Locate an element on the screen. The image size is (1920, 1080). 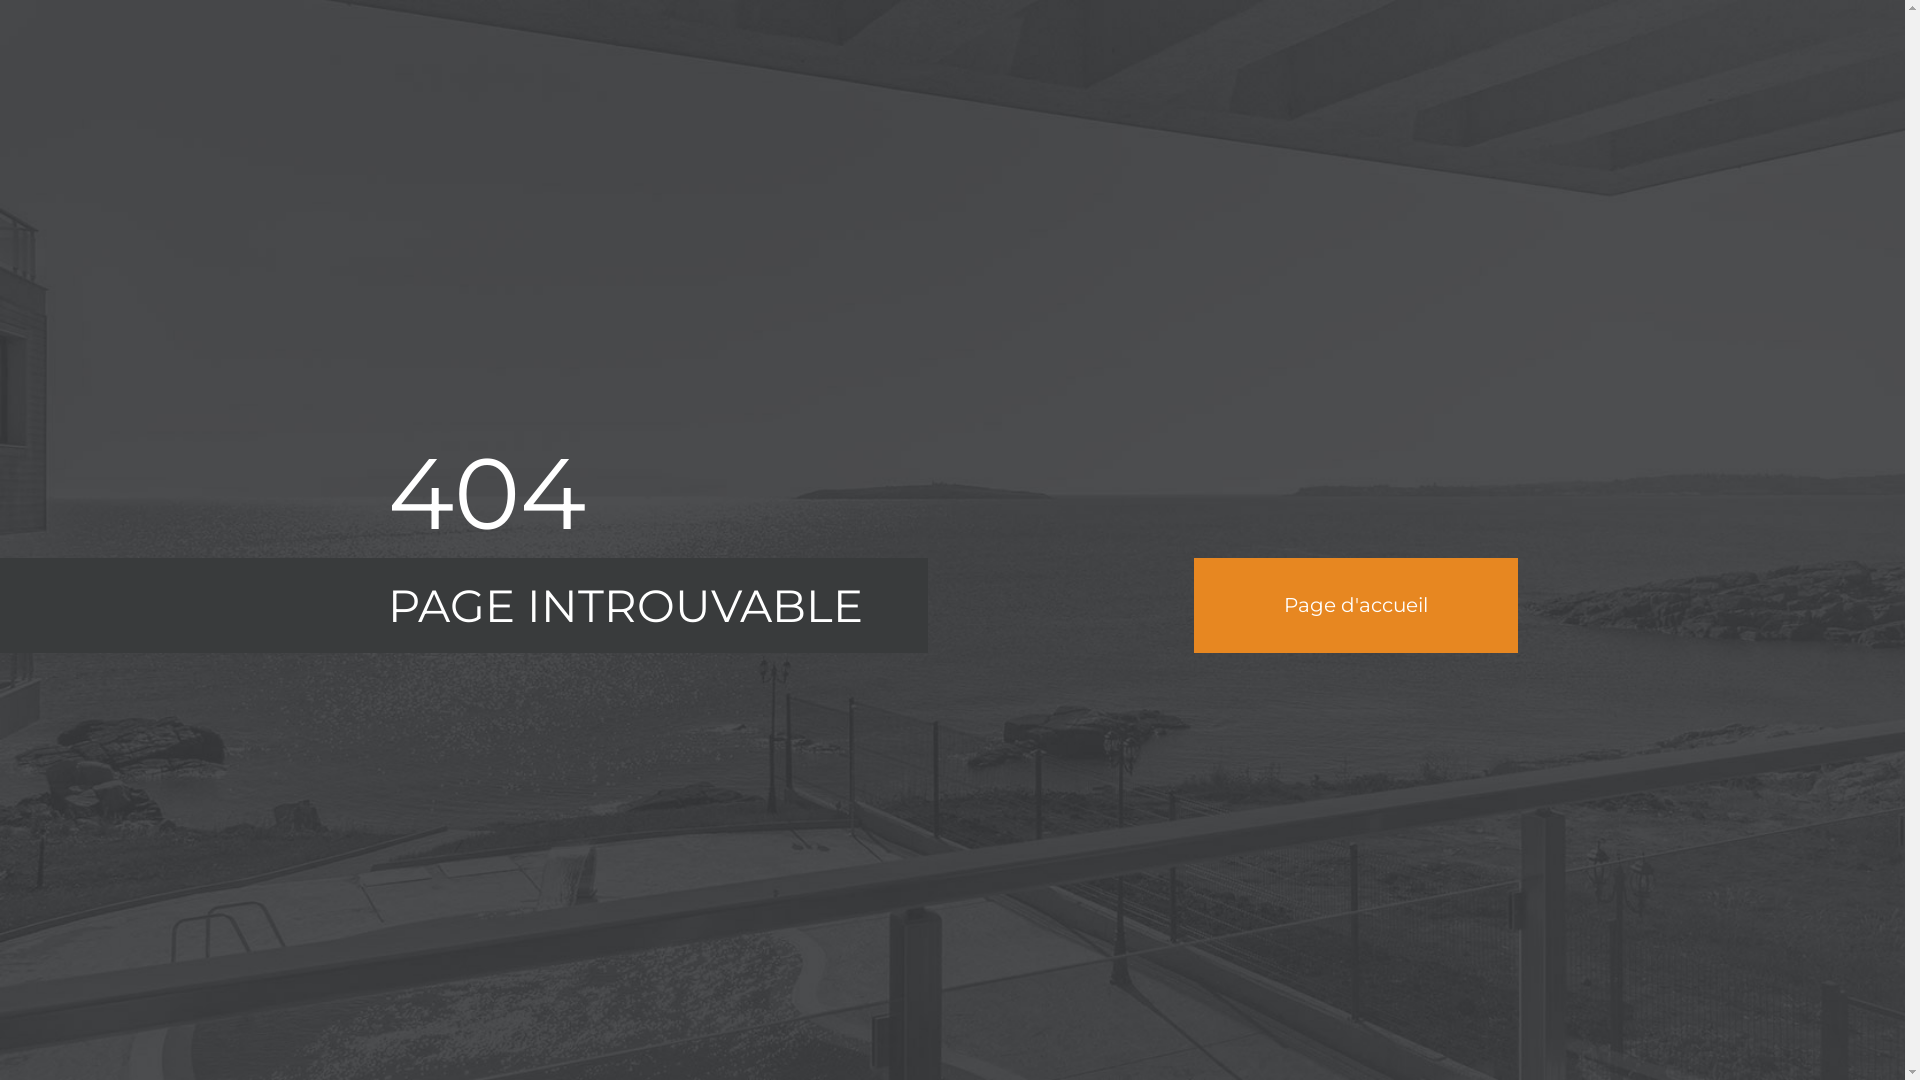
'Page d'accueil' is located at coordinates (1356, 604).